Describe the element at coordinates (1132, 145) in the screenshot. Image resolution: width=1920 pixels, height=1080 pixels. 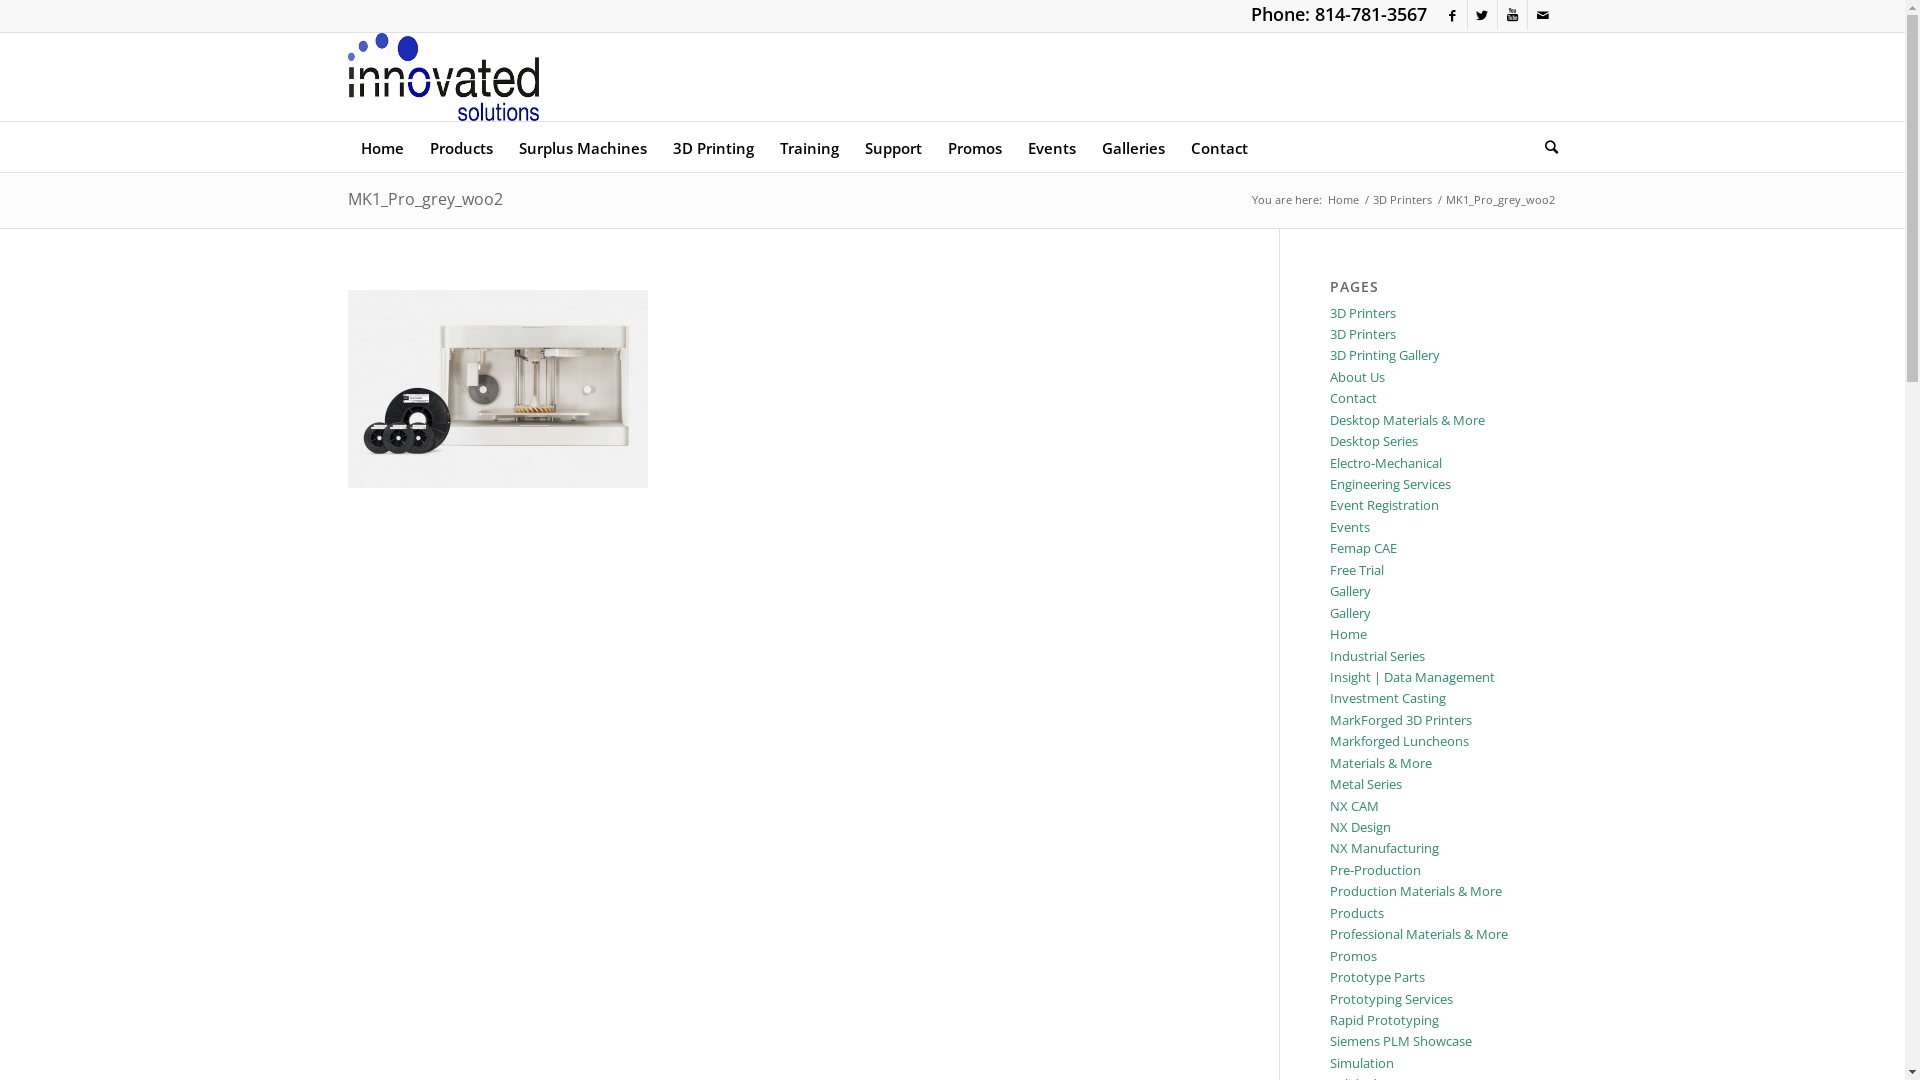
I see `'Galleries'` at that location.